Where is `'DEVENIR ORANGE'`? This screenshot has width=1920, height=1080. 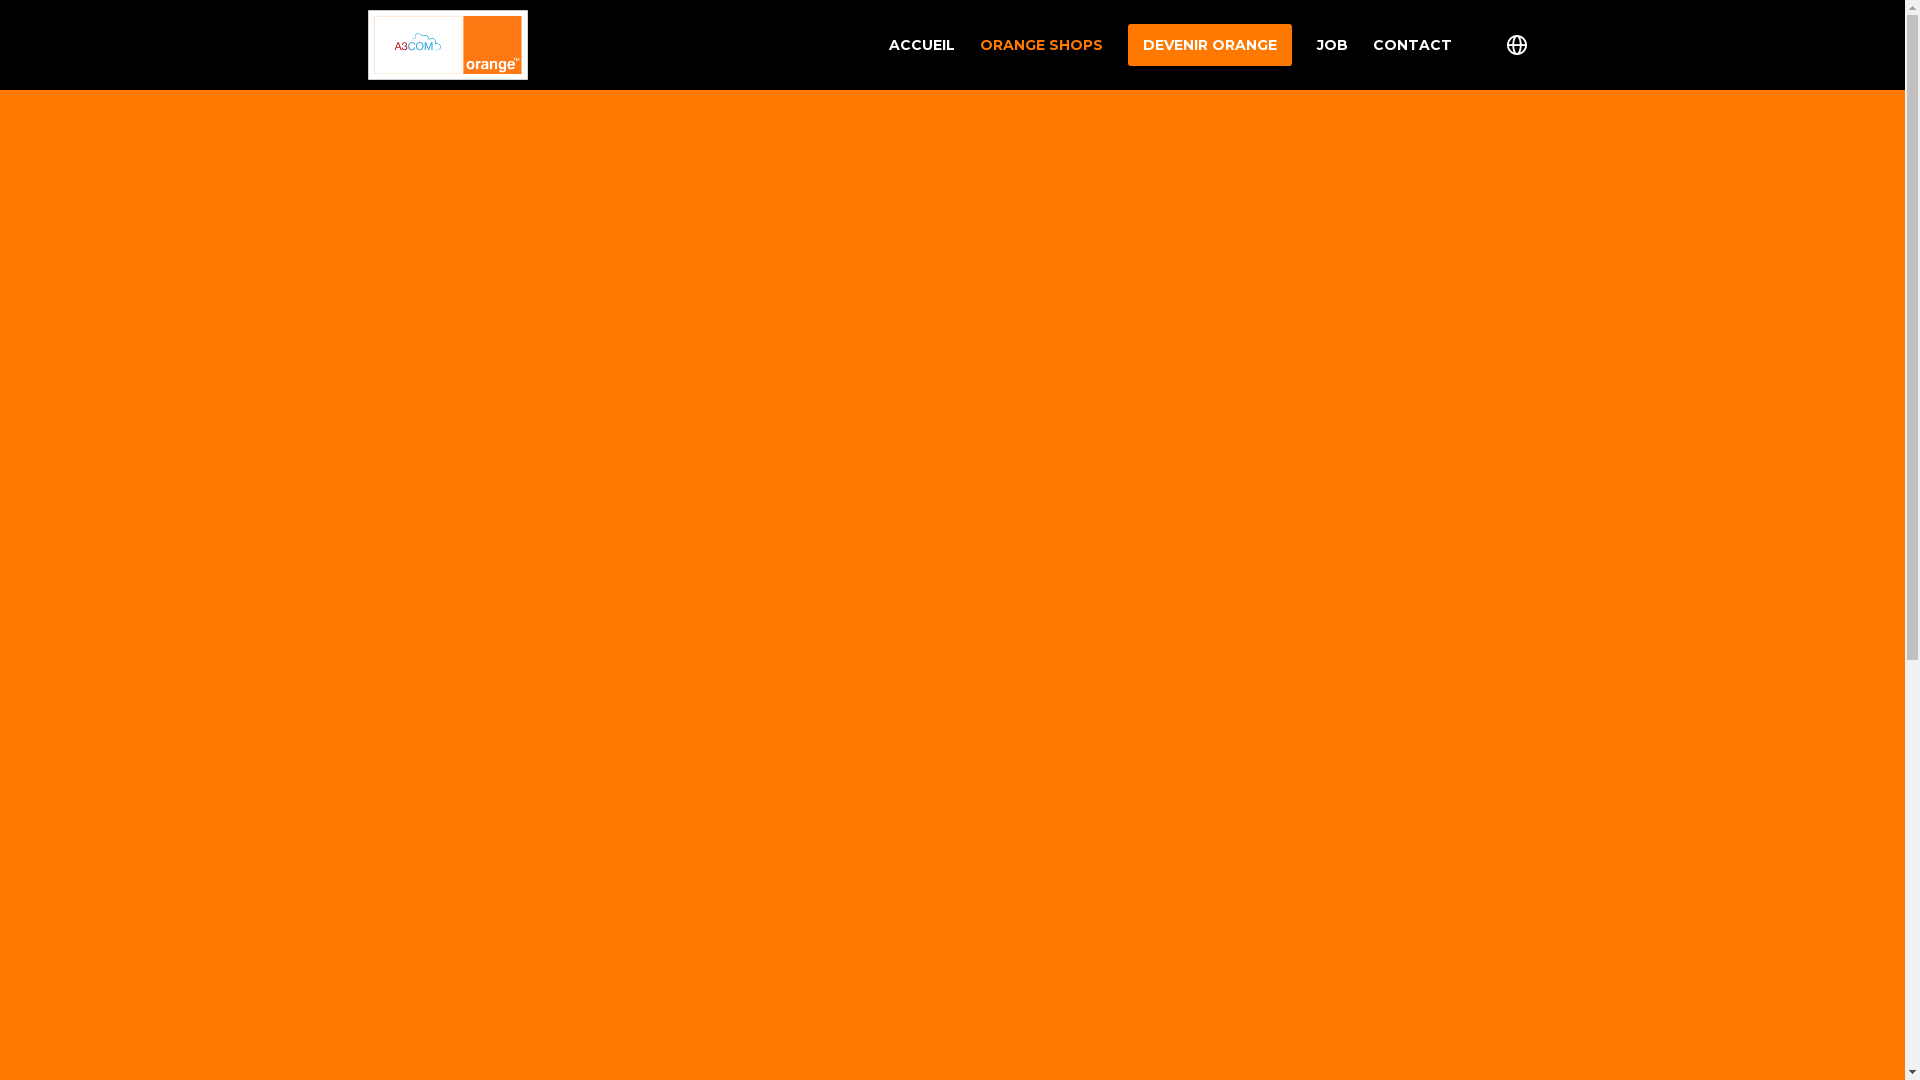
'DEVENIR ORANGE' is located at coordinates (1197, 45).